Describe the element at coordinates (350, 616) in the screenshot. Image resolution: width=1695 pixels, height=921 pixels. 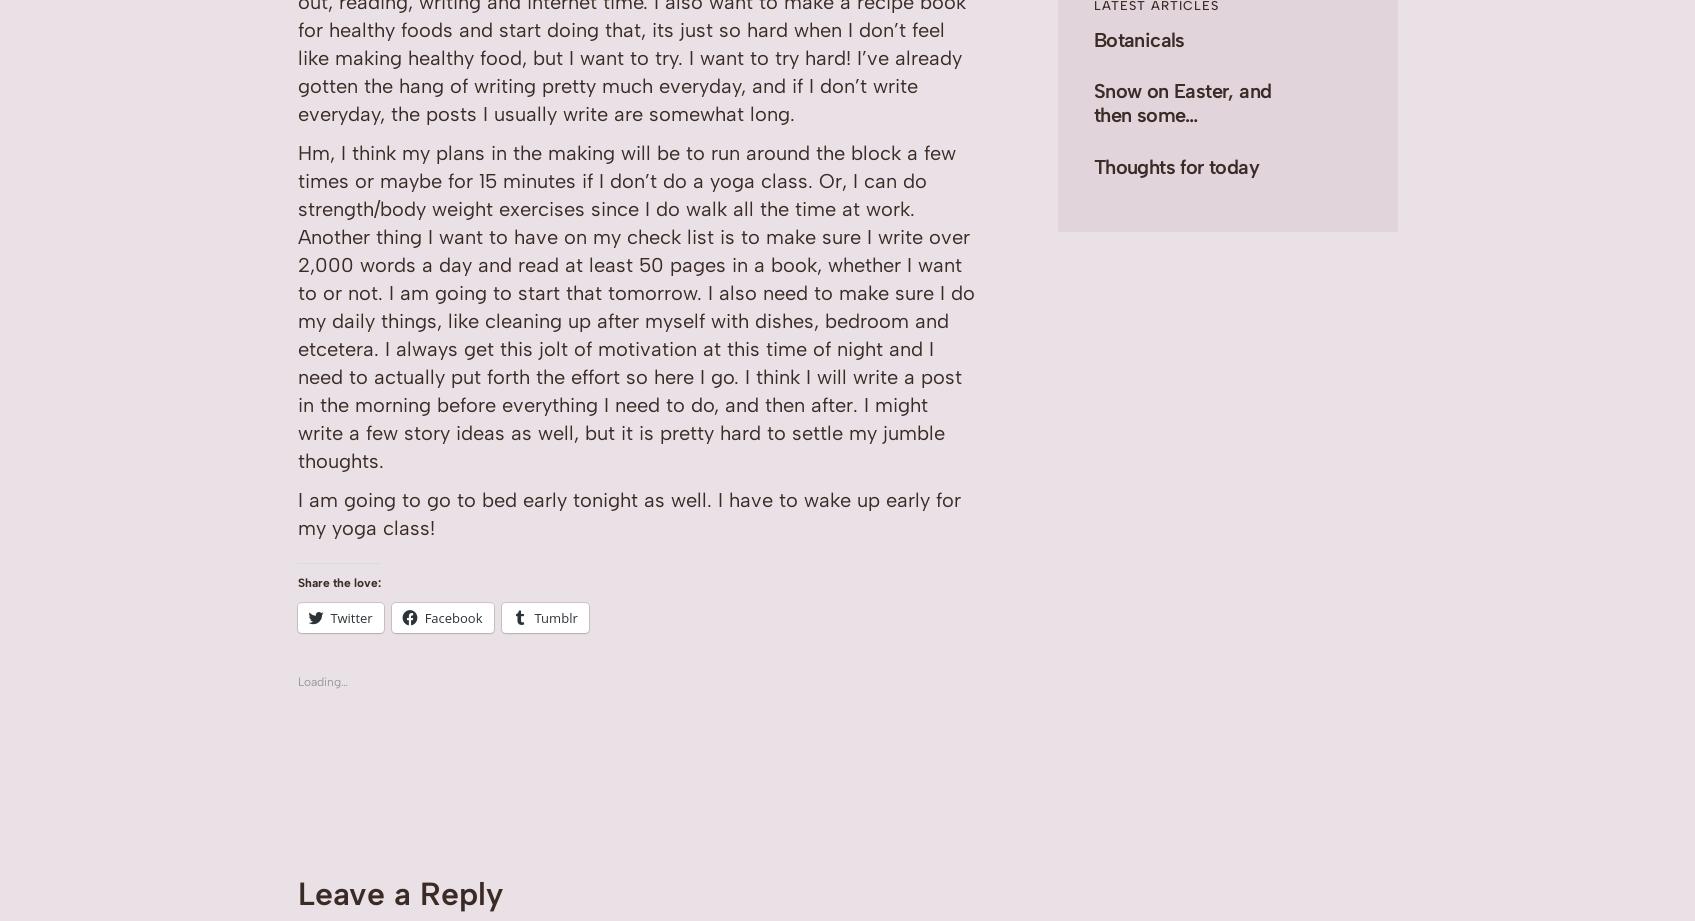
I see `'Twitter'` at that location.